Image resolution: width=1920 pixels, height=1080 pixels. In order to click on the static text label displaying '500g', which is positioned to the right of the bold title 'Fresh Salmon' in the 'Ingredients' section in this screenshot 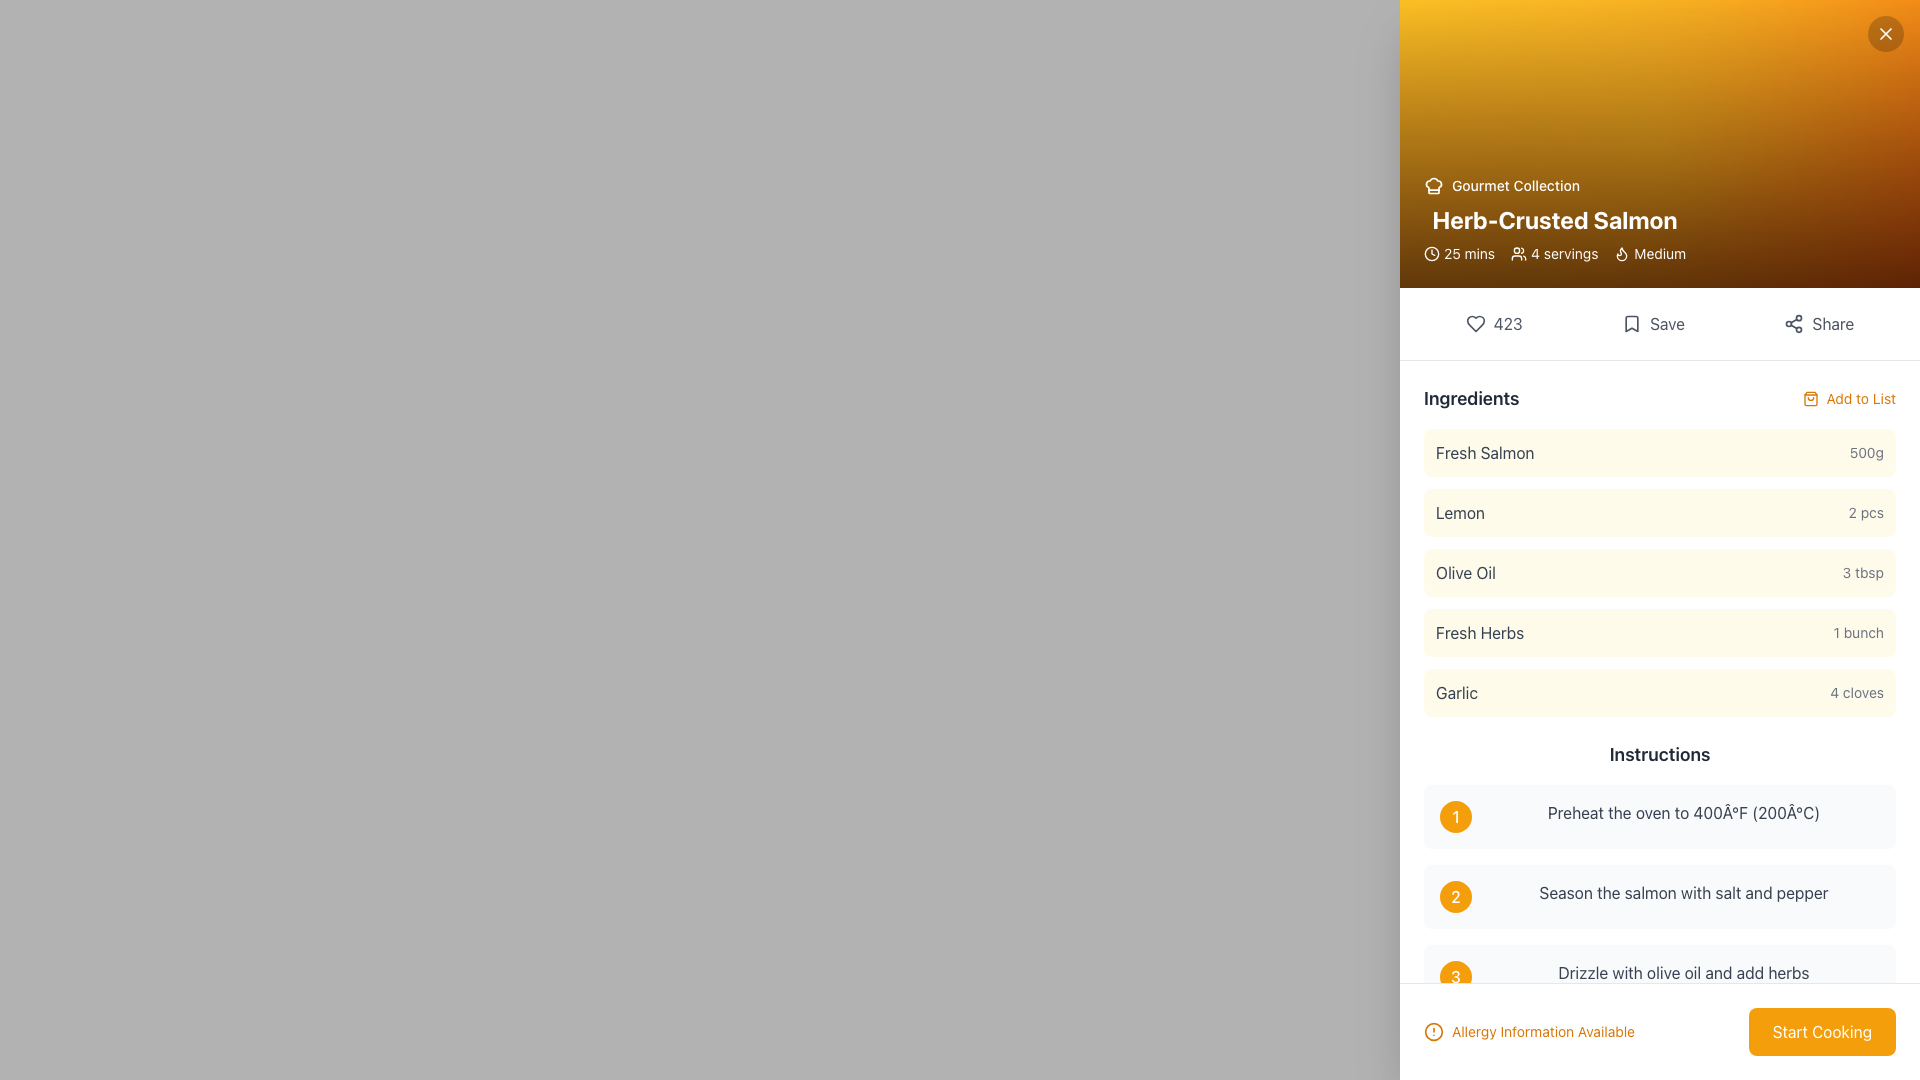, I will do `click(1865, 452)`.